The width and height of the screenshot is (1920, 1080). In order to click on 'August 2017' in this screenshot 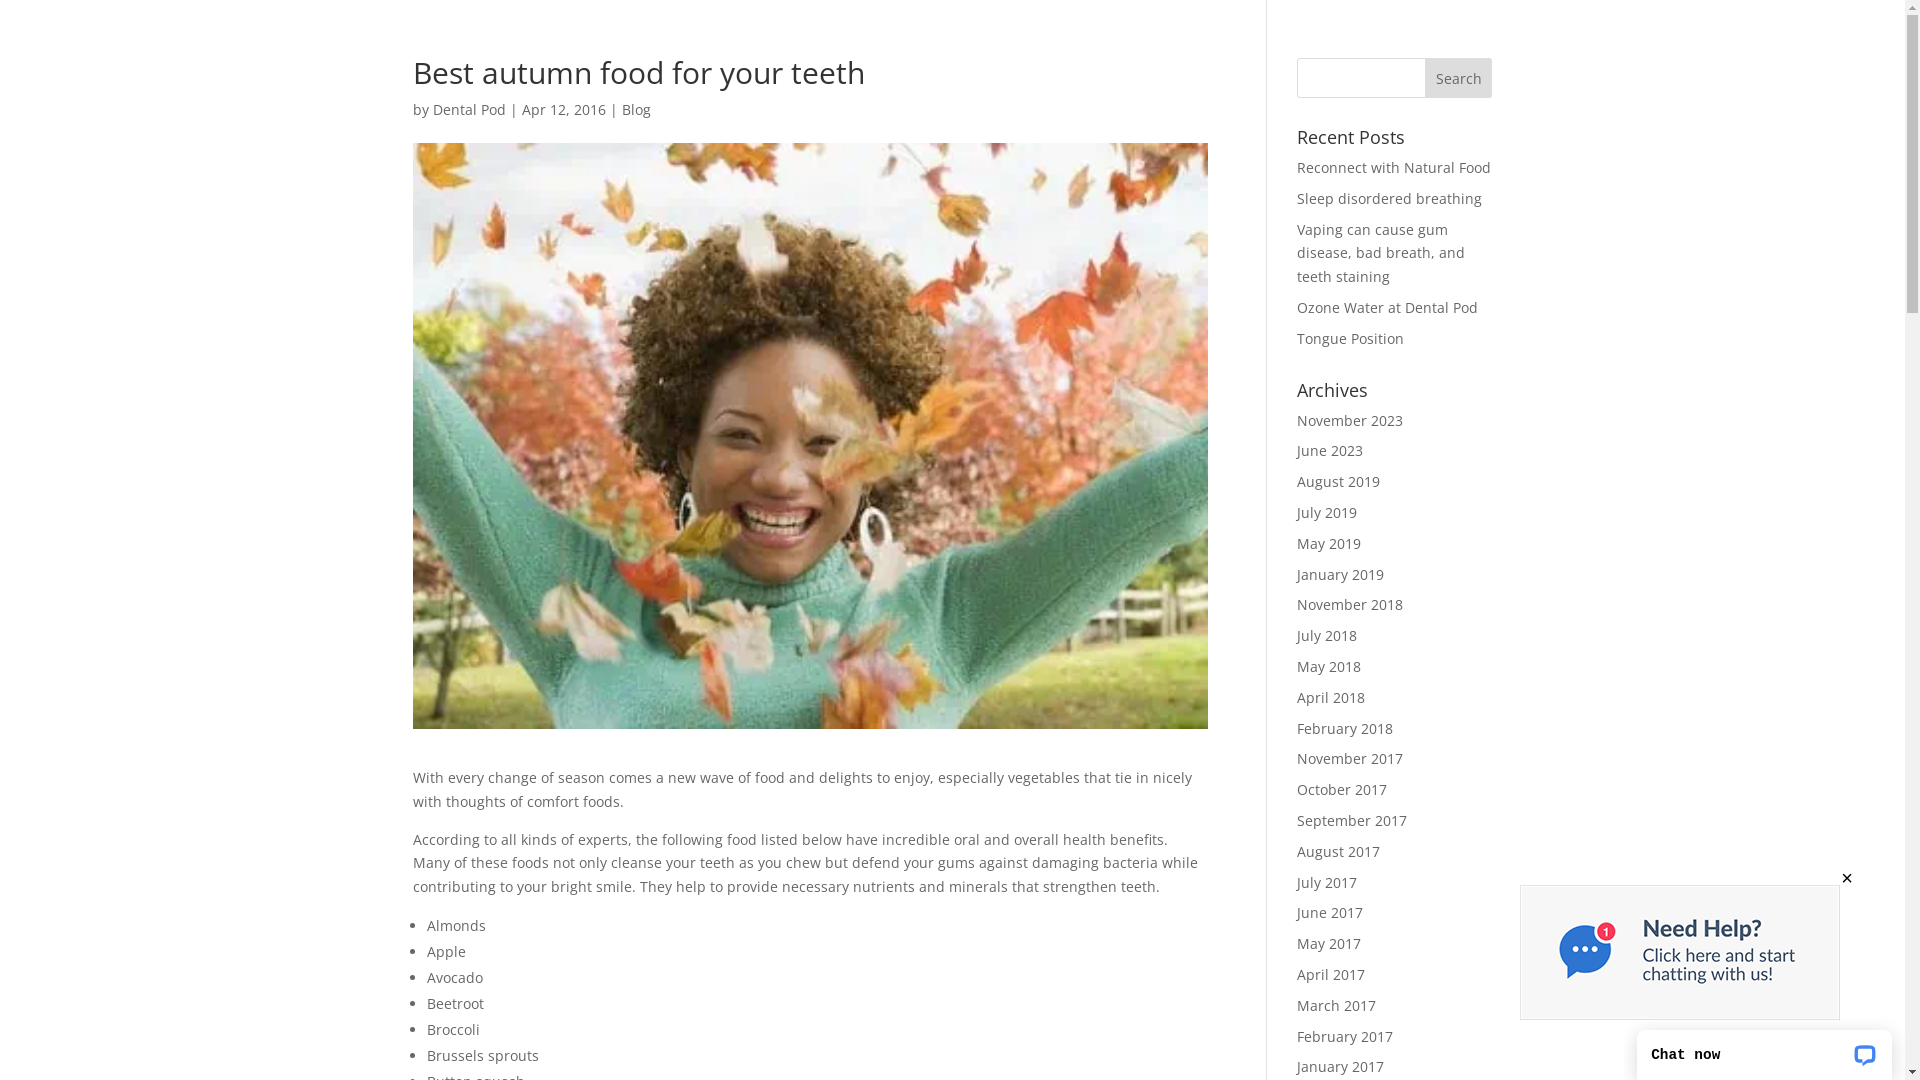, I will do `click(1296, 851)`.